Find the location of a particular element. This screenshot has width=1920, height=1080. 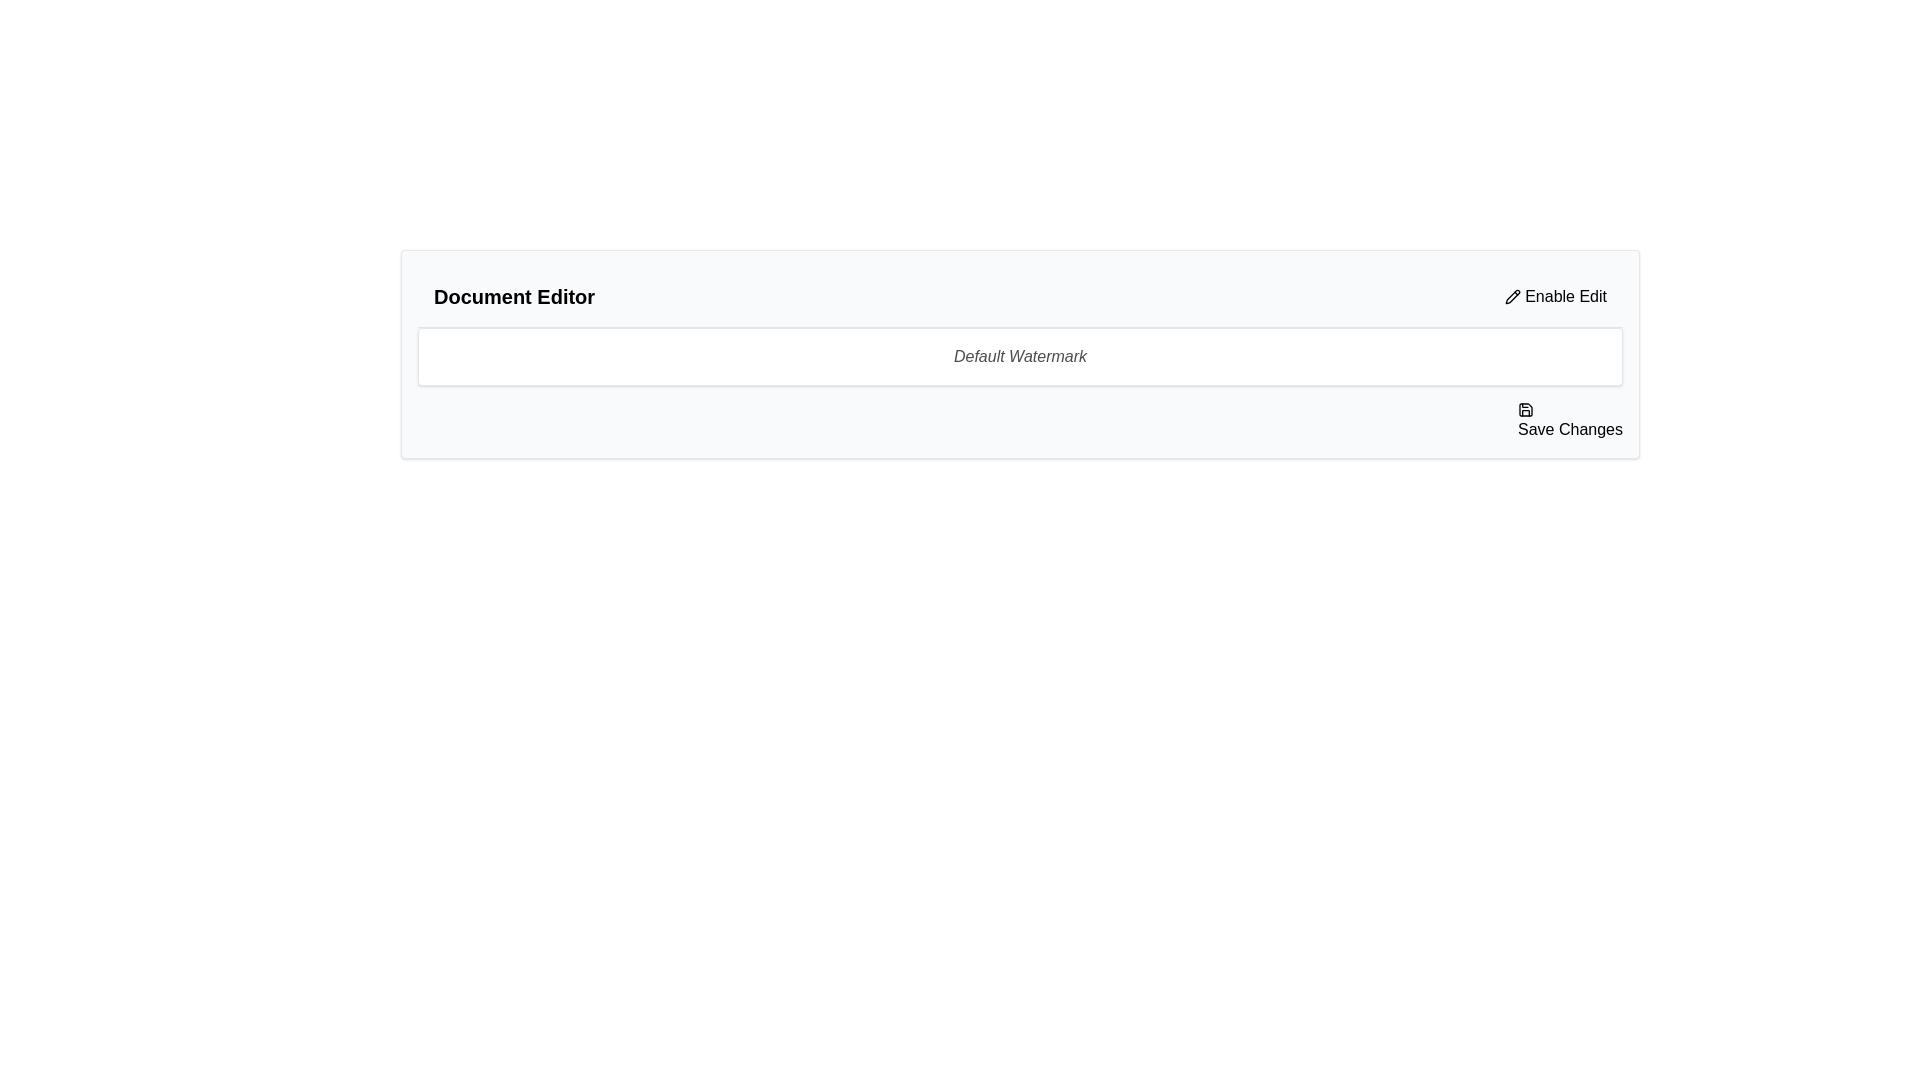

the 'Save Changes' button which is visually represented by the save icon located on the right-hand side of the button within the Document Editor section is located at coordinates (1525, 408).